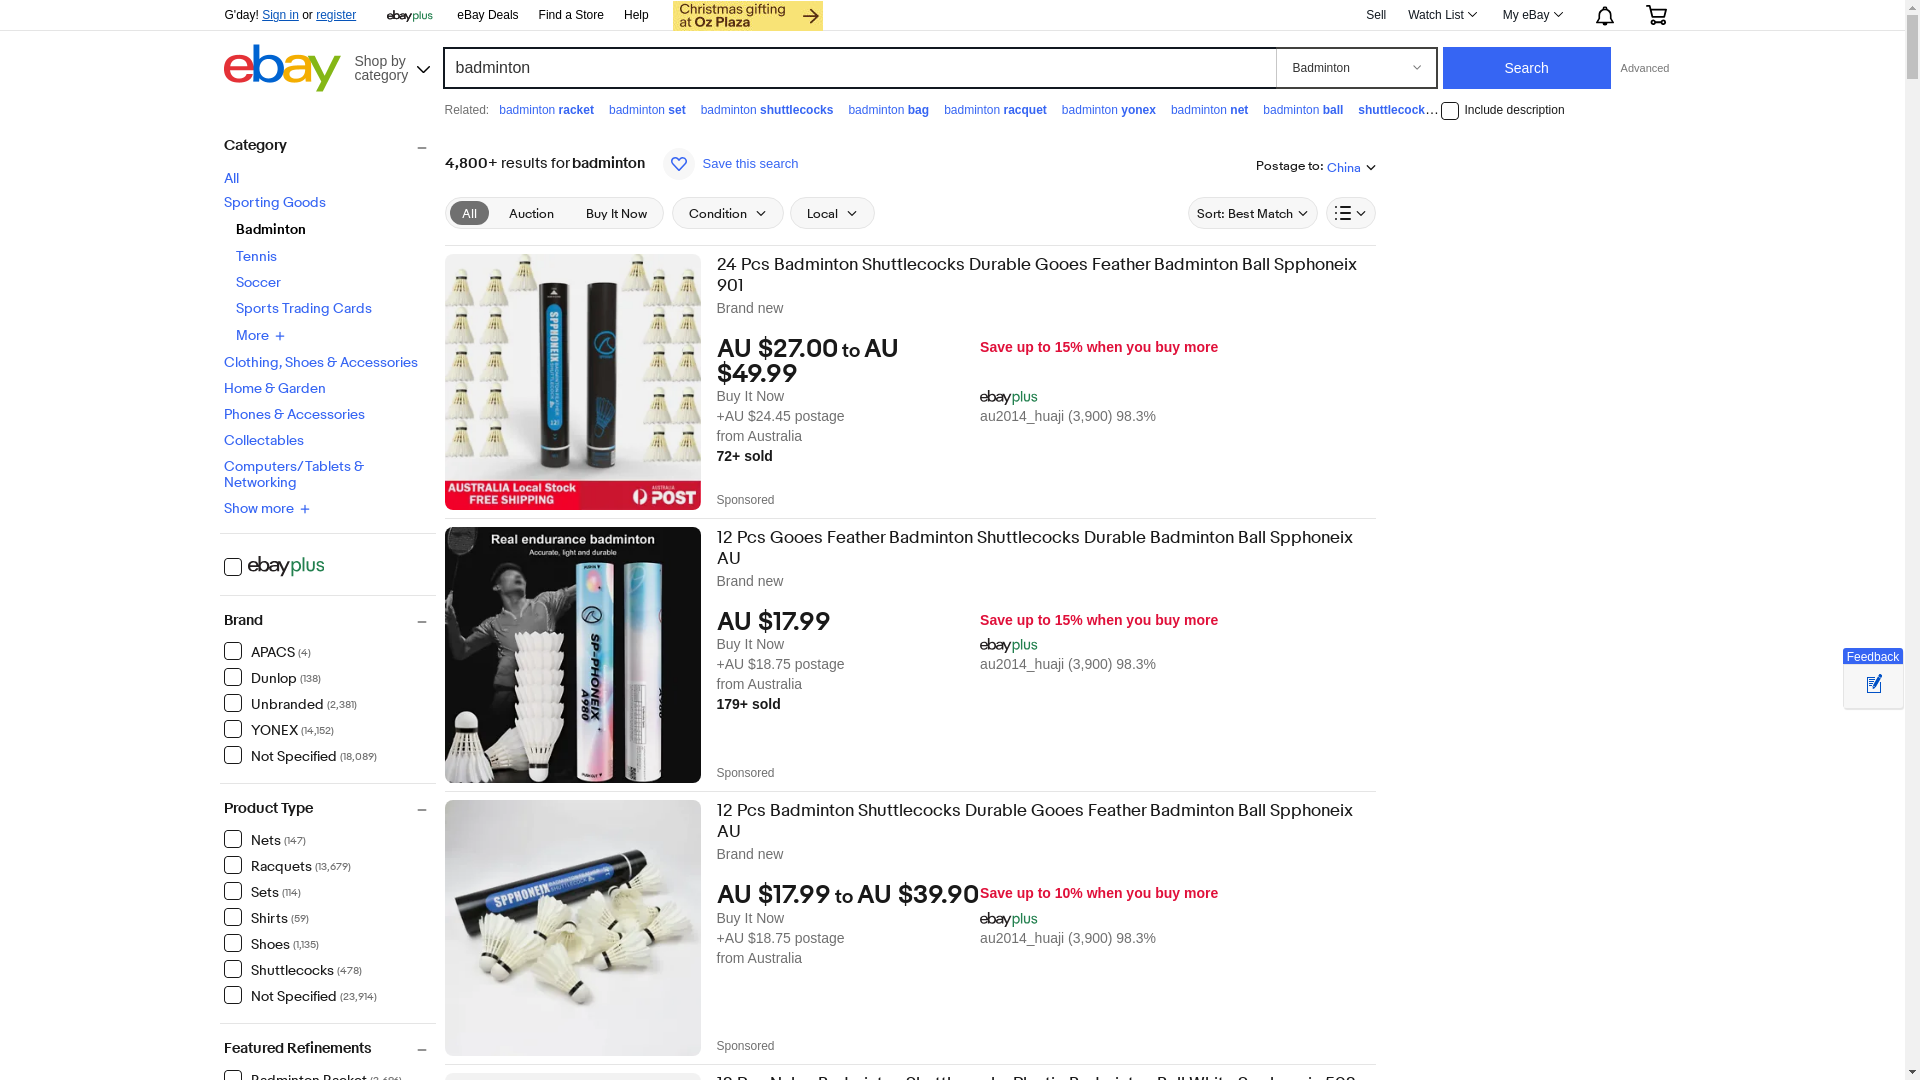 The width and height of the screenshot is (1920, 1080). Describe the element at coordinates (270, 942) in the screenshot. I see `'Shoes` at that location.